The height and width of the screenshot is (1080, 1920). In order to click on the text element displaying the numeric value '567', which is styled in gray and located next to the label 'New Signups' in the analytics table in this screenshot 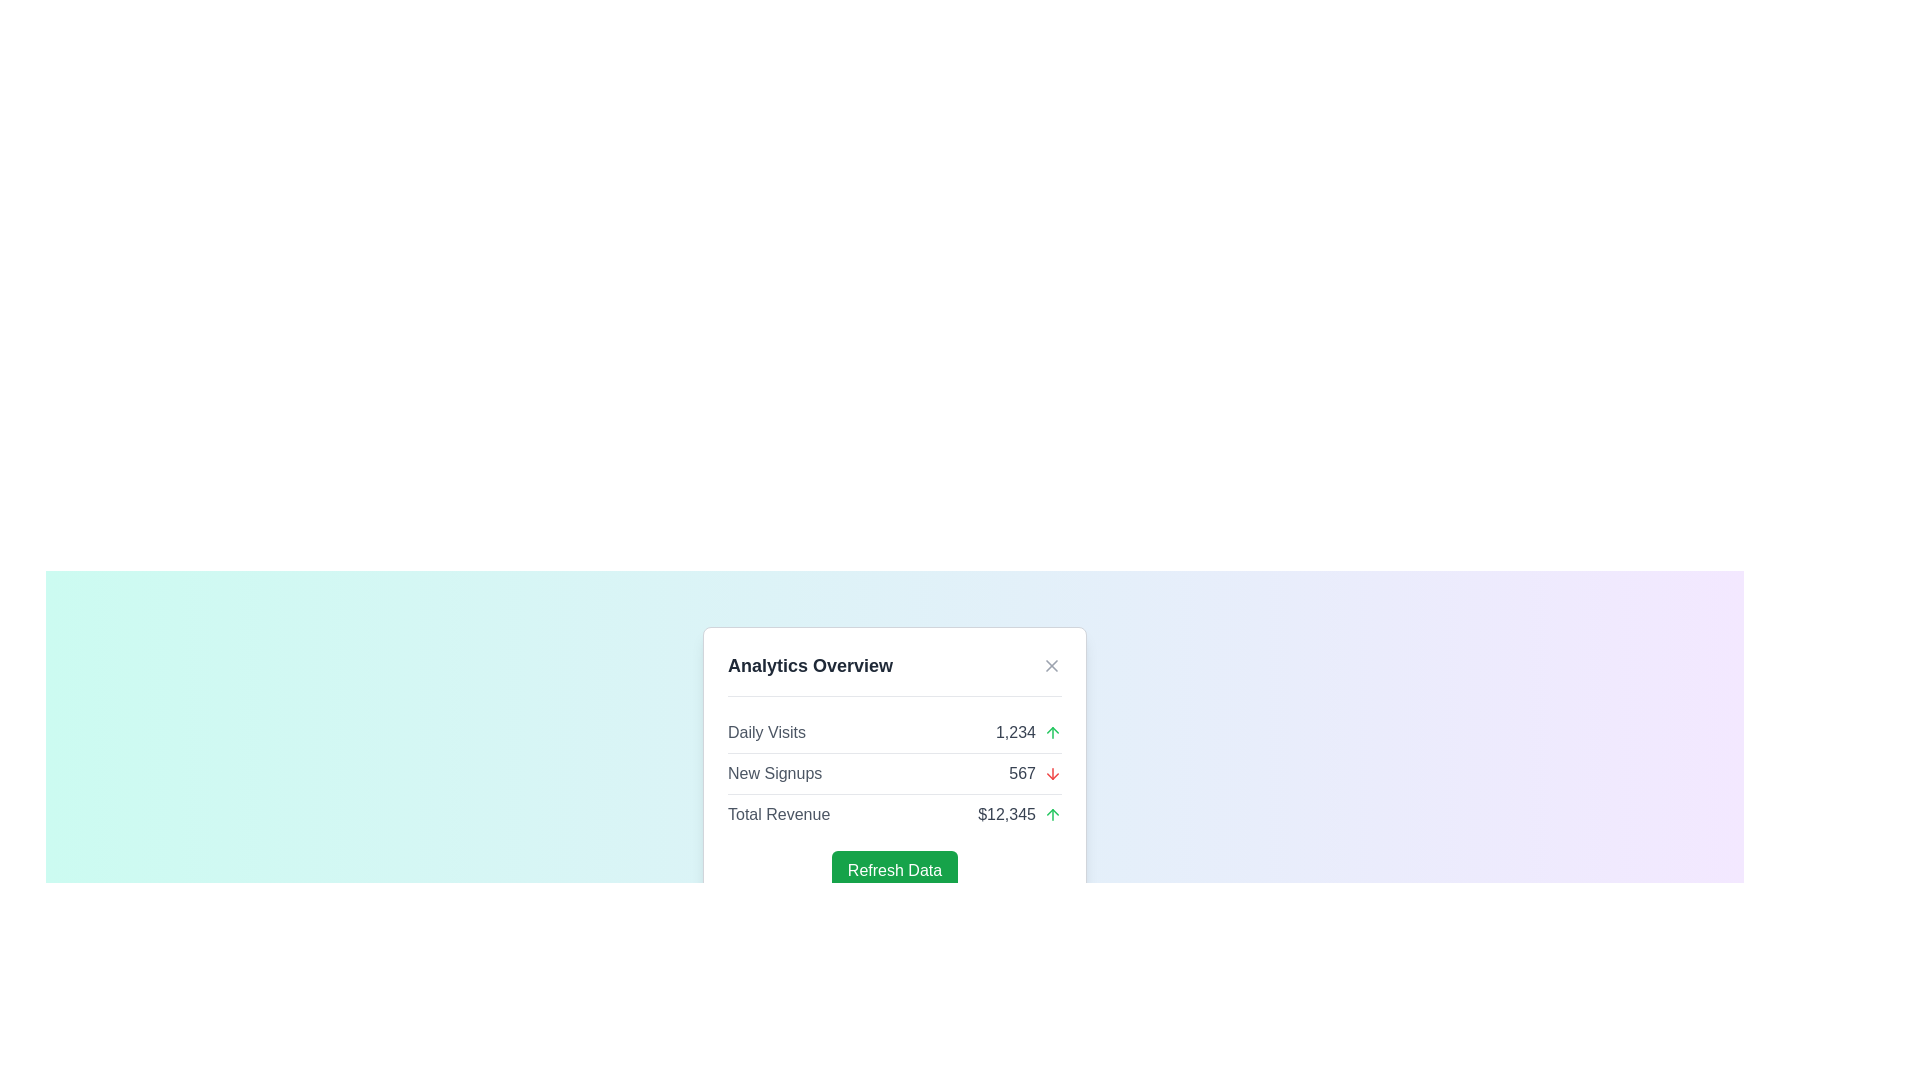, I will do `click(1022, 773)`.